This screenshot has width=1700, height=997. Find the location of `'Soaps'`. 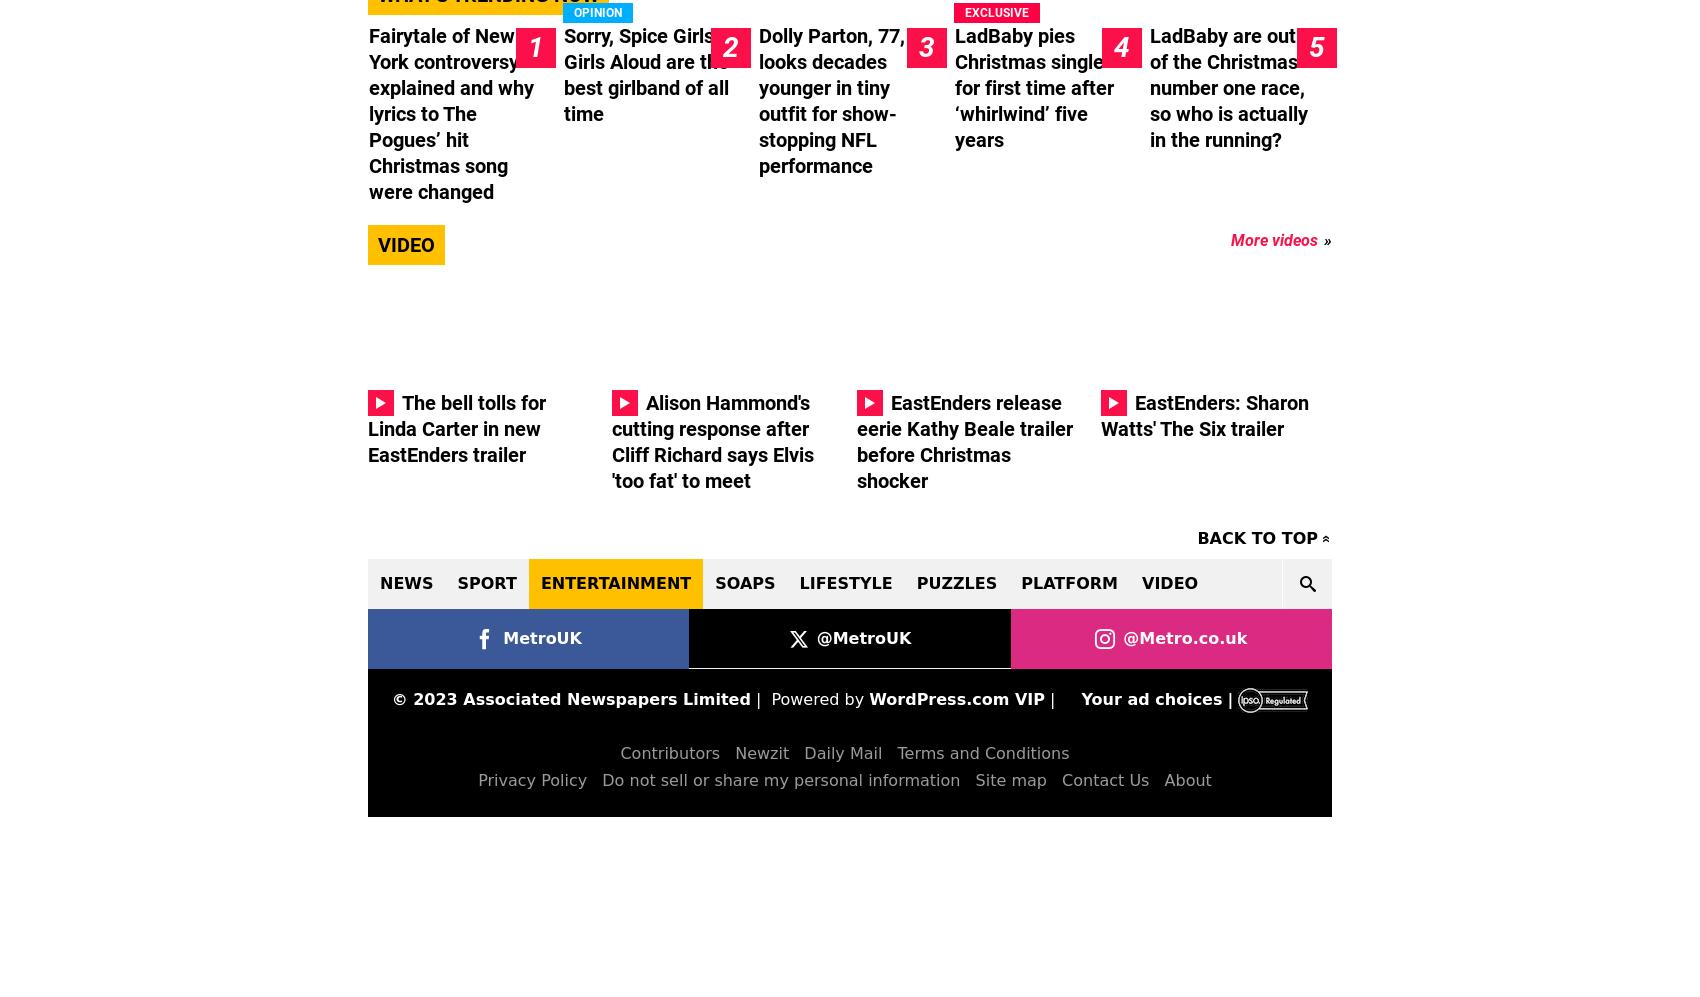

'Soaps' is located at coordinates (715, 583).